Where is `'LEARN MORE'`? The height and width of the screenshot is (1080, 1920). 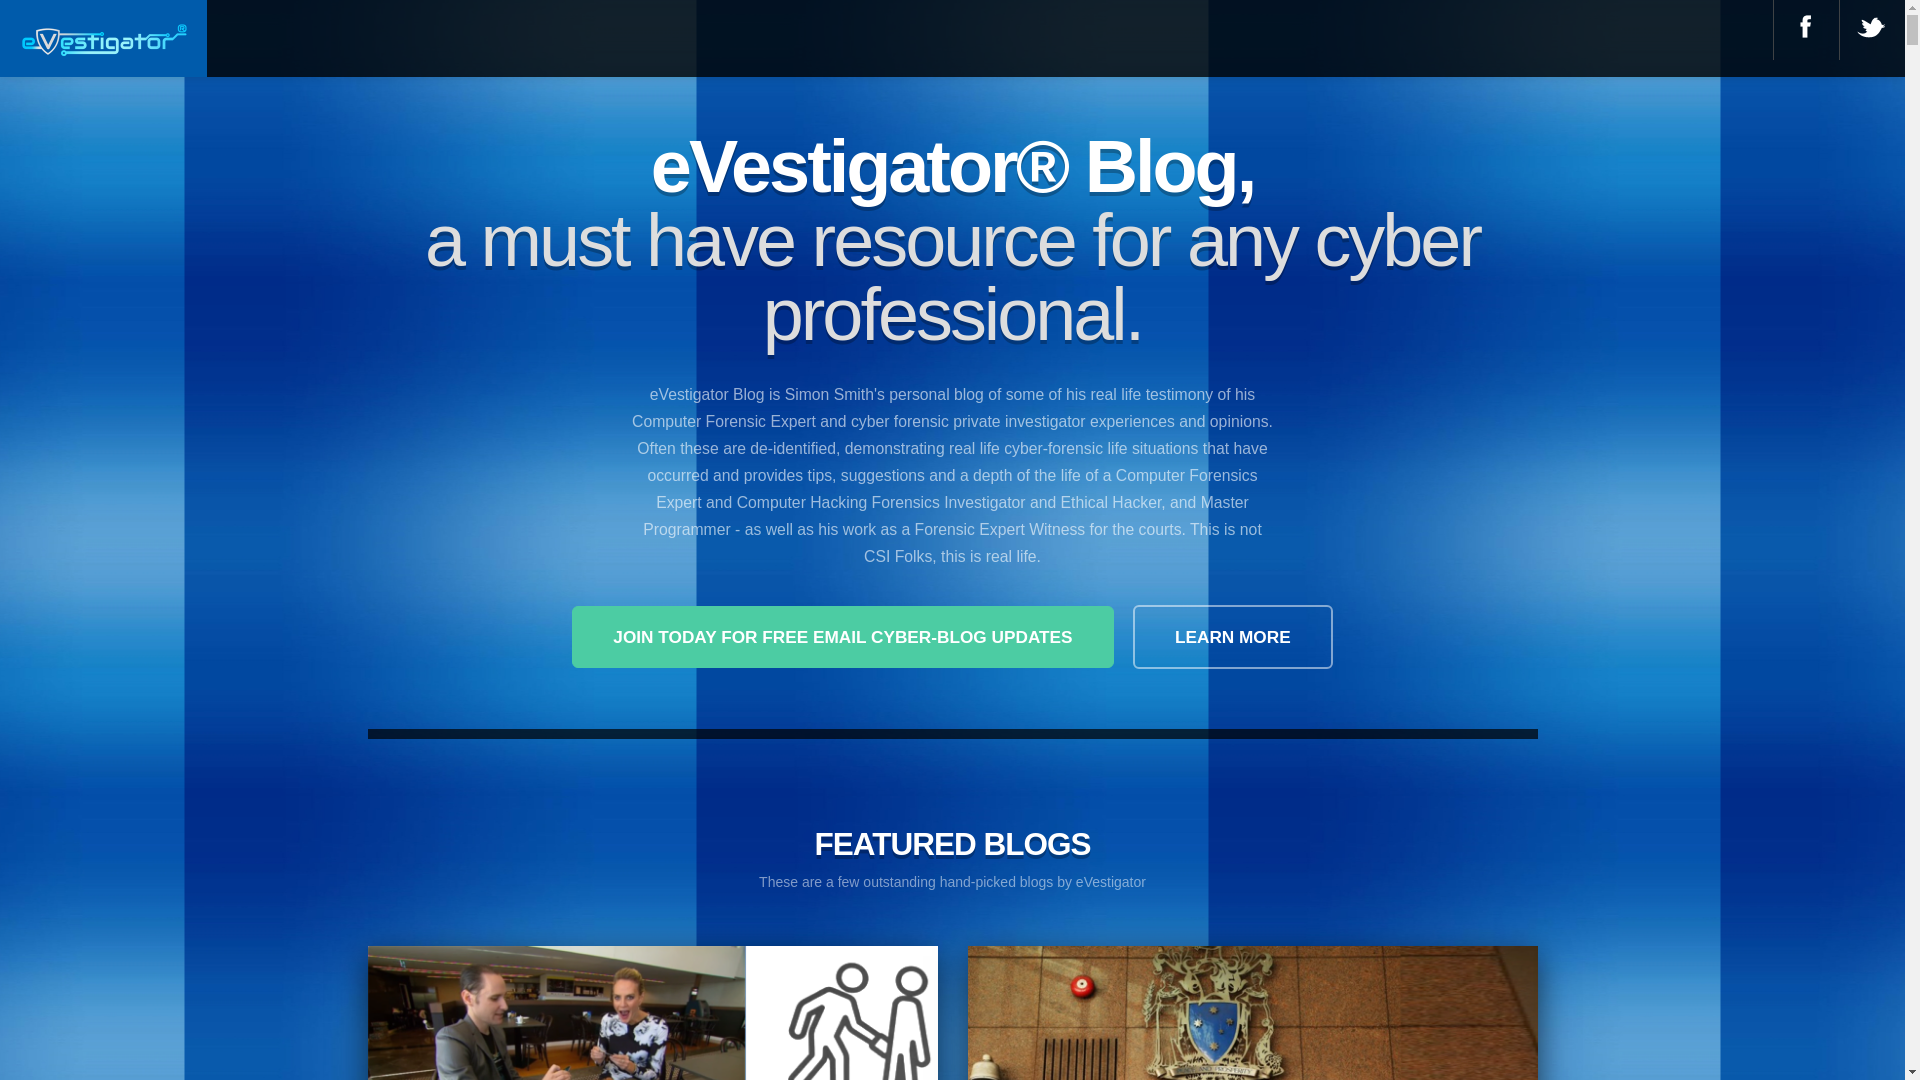
'LEARN MORE' is located at coordinates (1232, 636).